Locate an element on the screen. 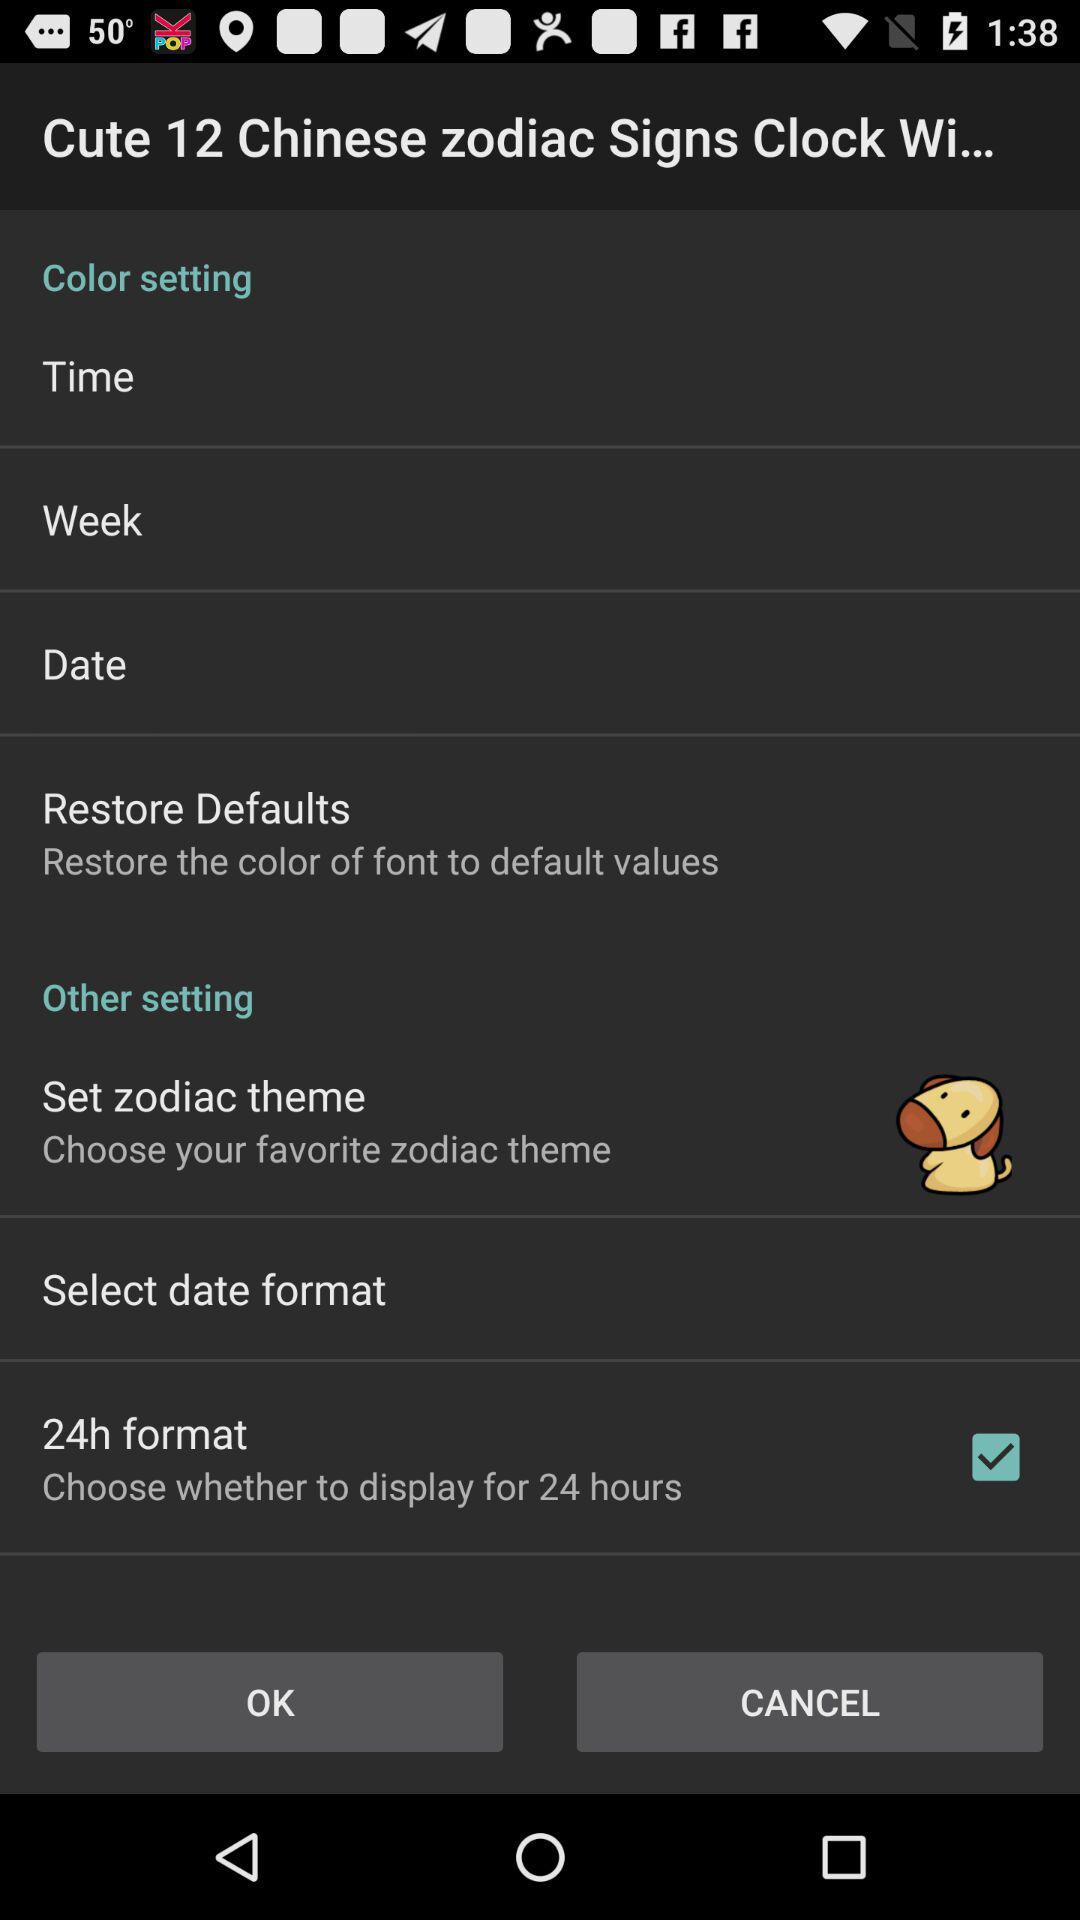  the restore the color icon is located at coordinates (380, 860).